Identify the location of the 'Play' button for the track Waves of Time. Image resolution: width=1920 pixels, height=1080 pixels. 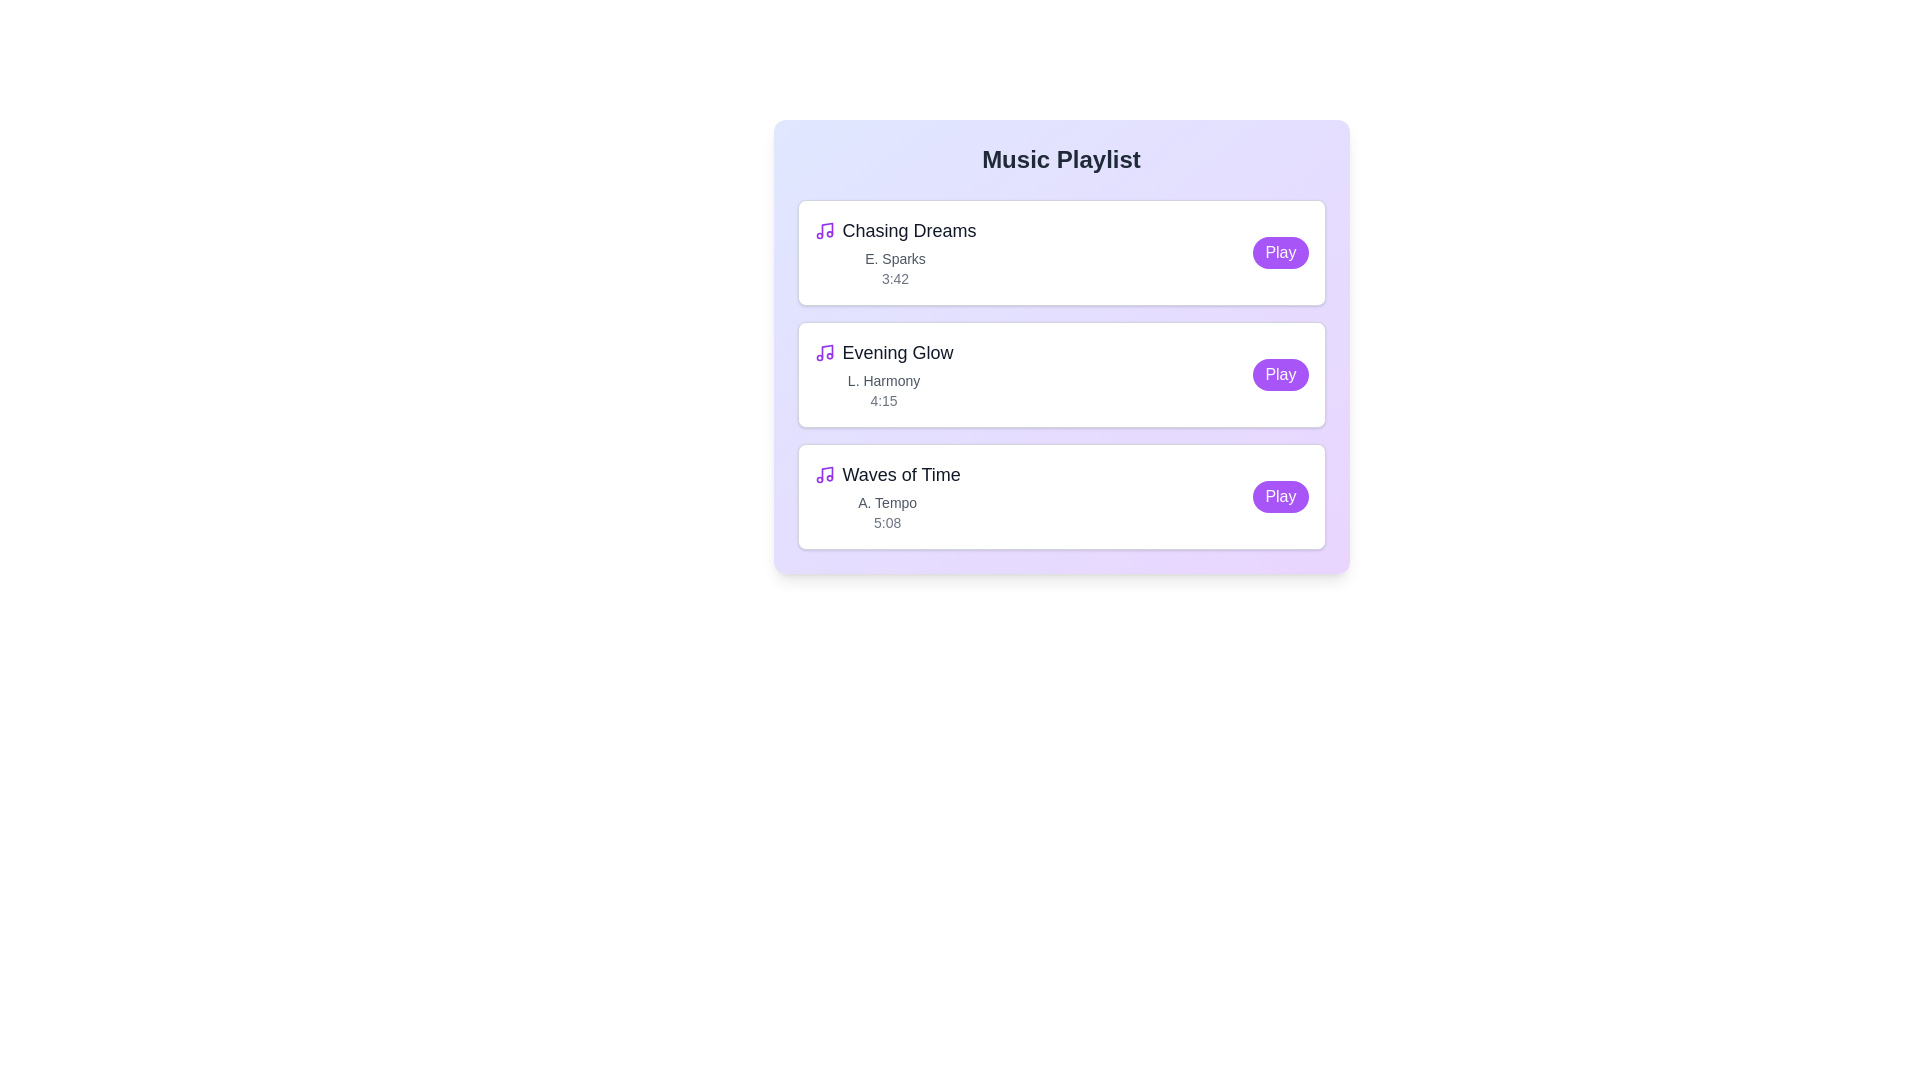
(1281, 496).